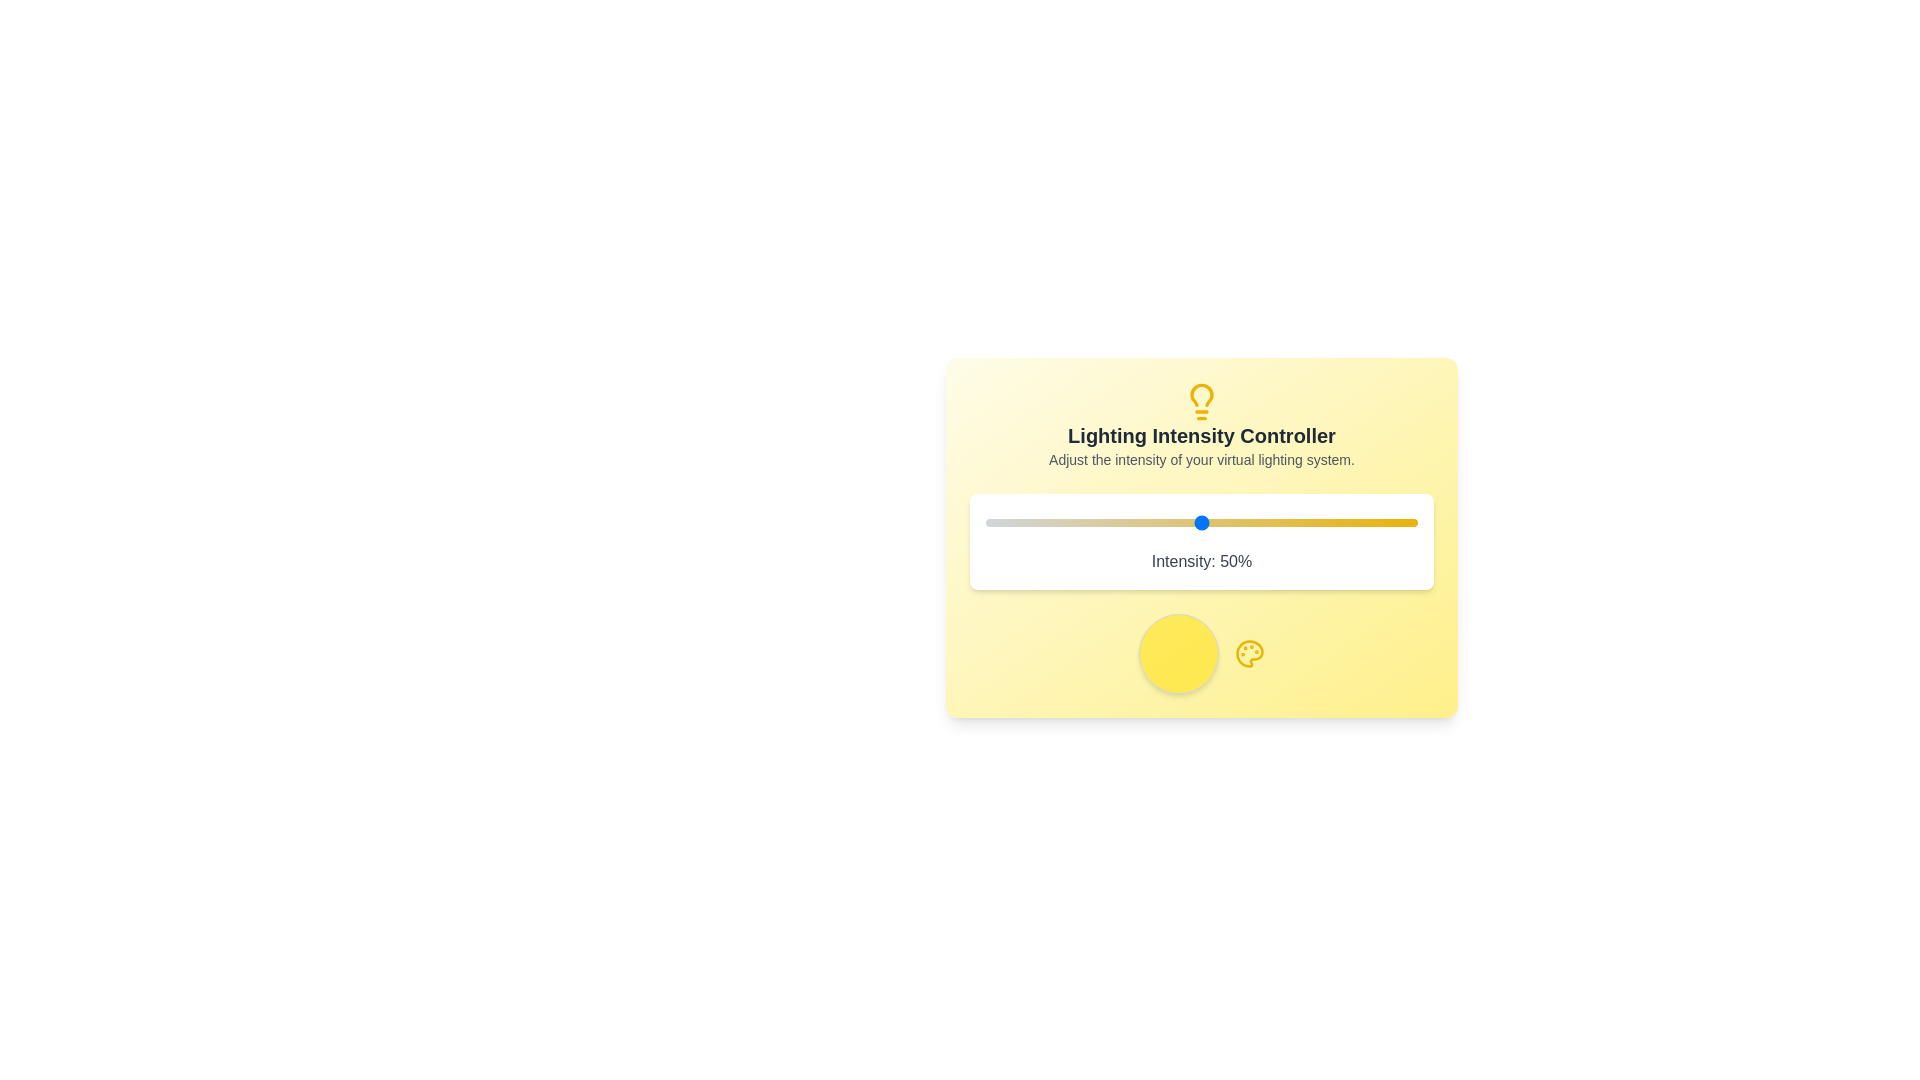 Image resolution: width=1920 pixels, height=1080 pixels. Describe the element at coordinates (1353, 522) in the screenshot. I see `the slider to set the lighting intensity to 85%` at that location.